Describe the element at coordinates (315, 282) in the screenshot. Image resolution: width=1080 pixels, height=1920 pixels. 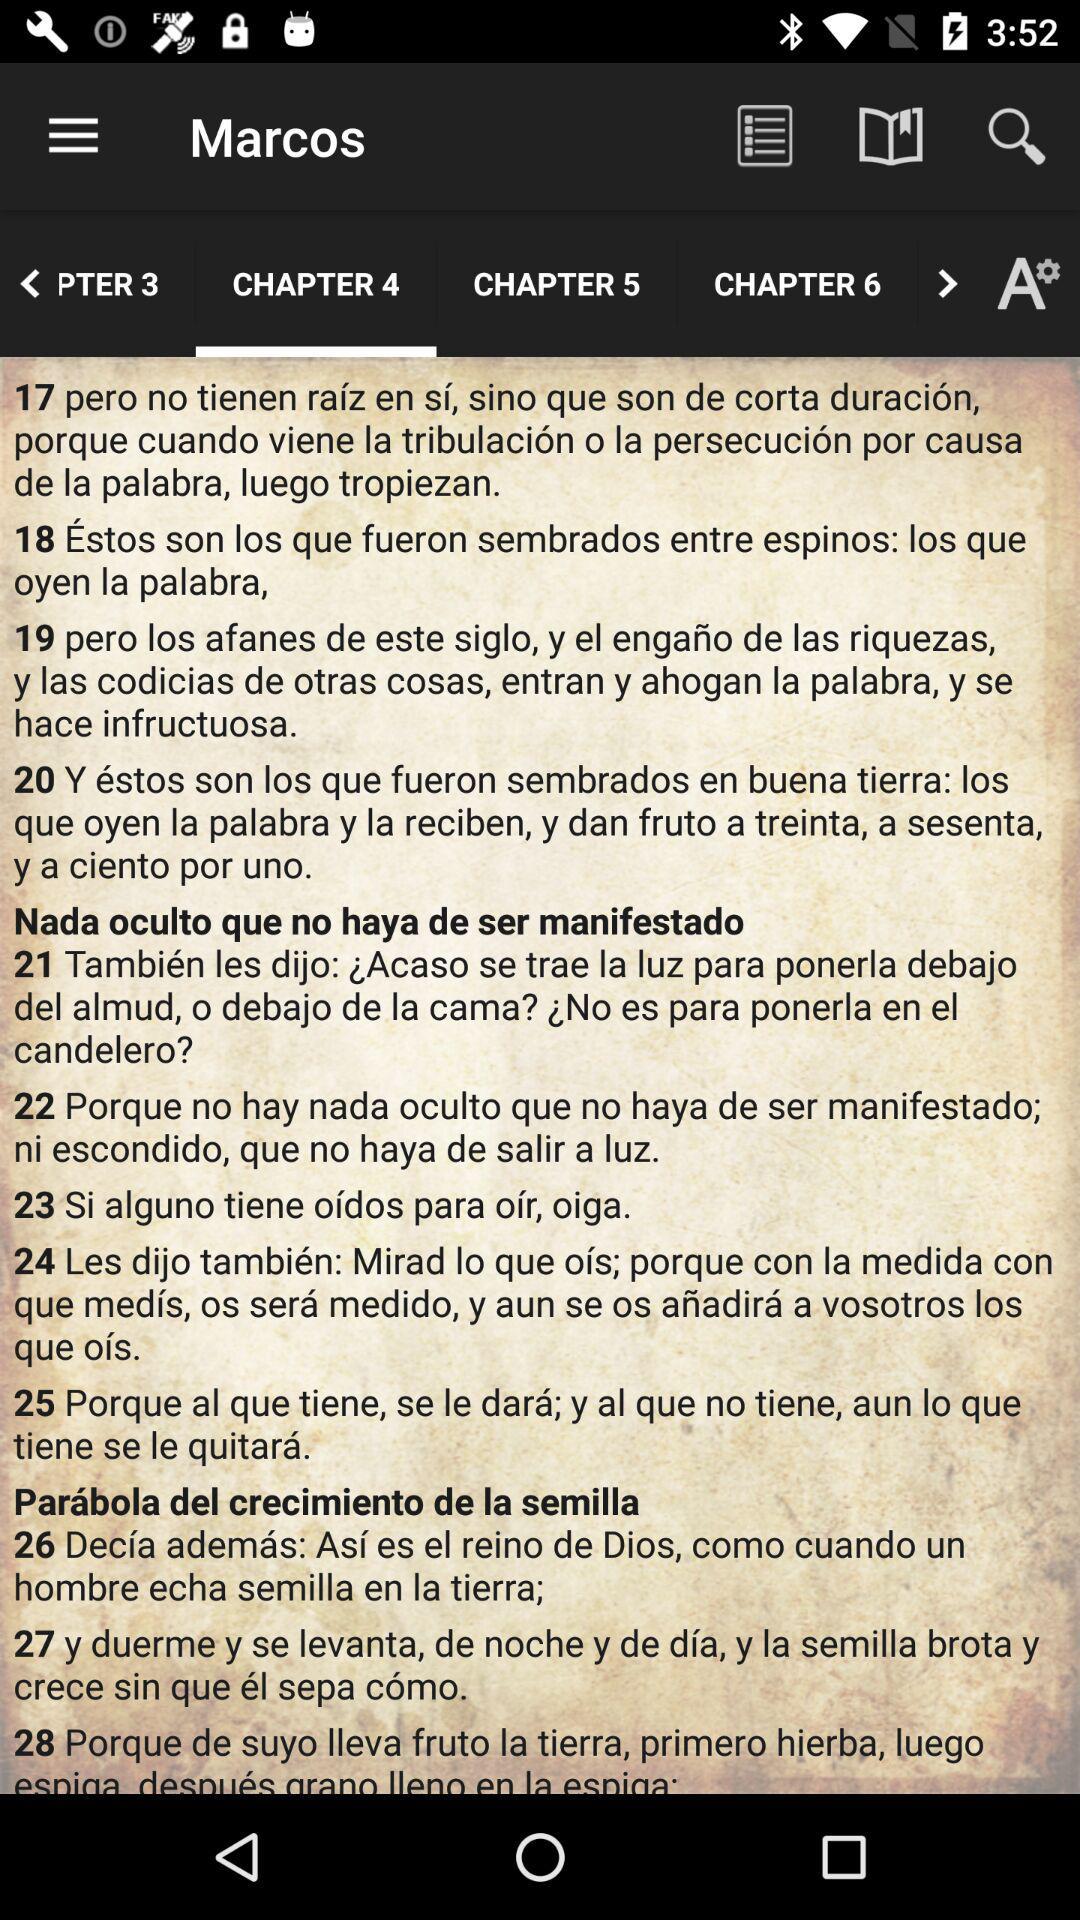
I see `icon below the marcos icon` at that location.